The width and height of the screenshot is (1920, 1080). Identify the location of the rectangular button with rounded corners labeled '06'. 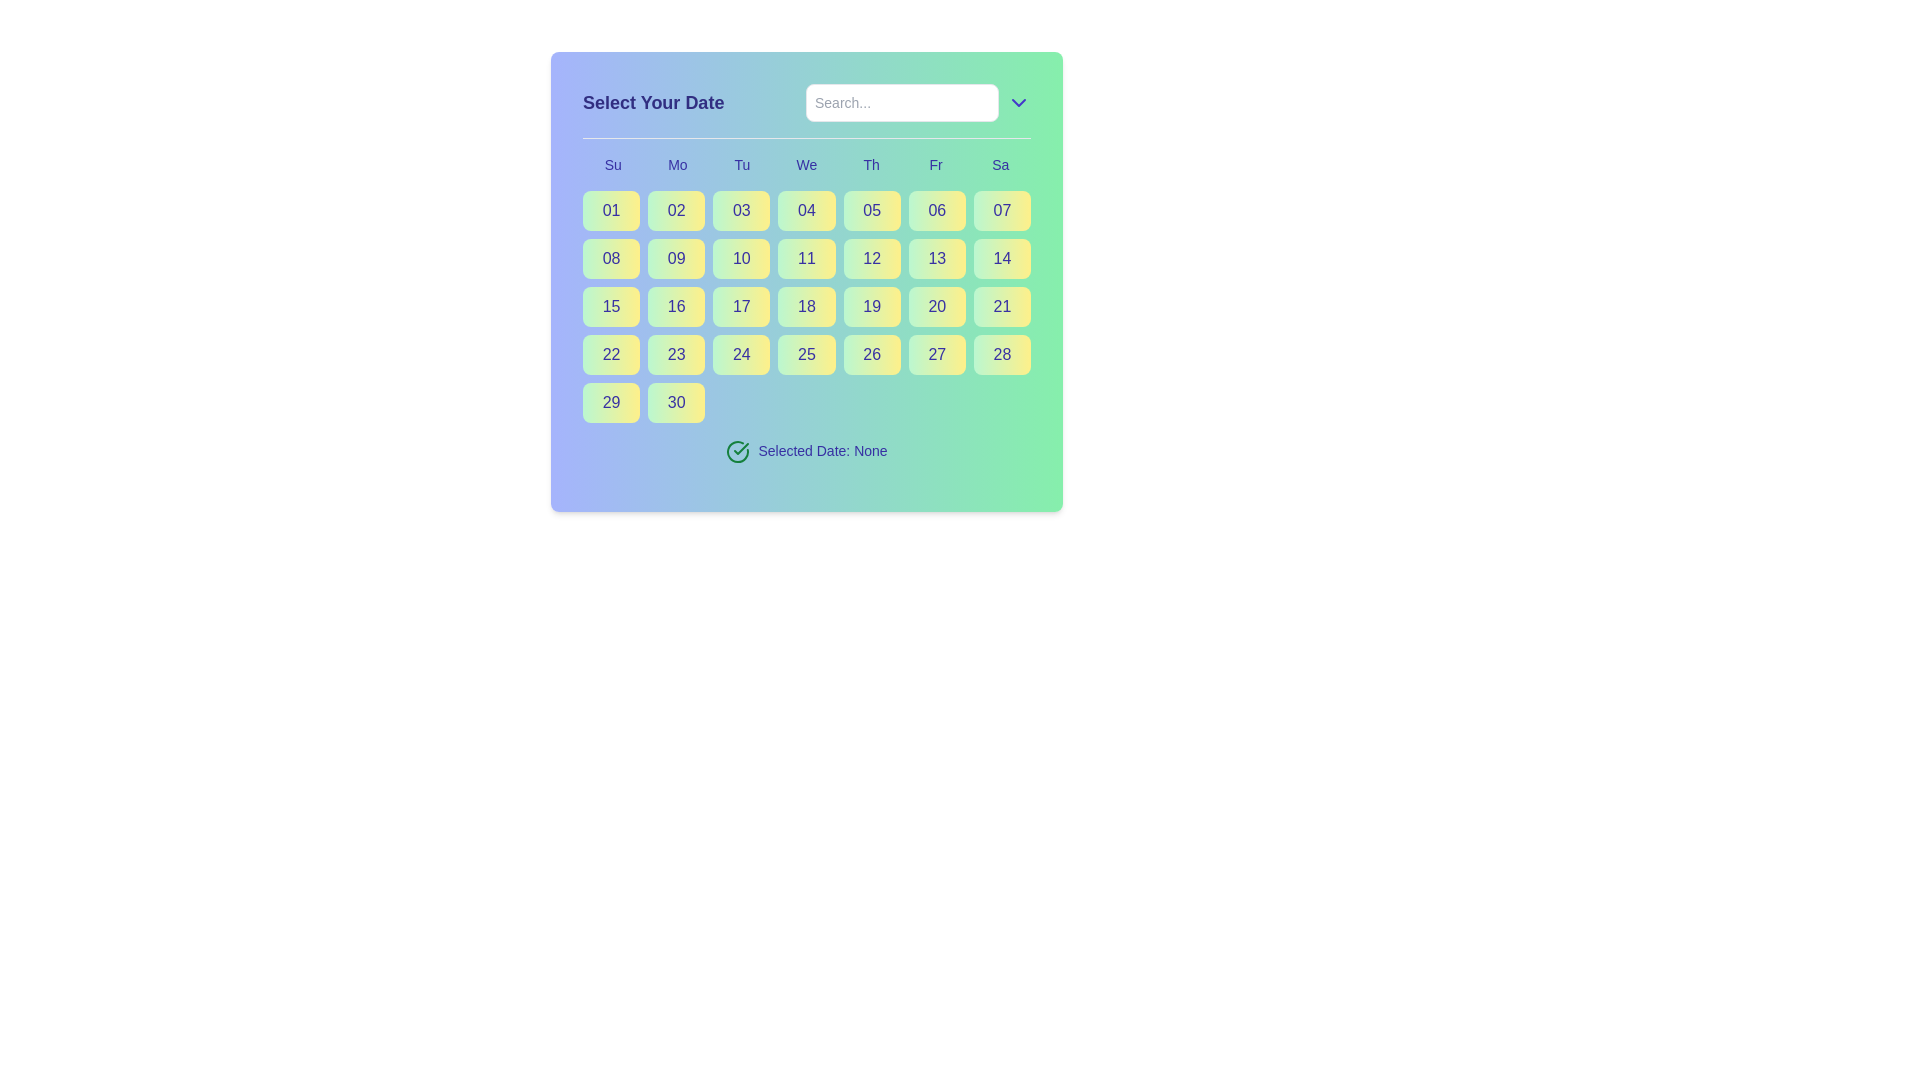
(935, 211).